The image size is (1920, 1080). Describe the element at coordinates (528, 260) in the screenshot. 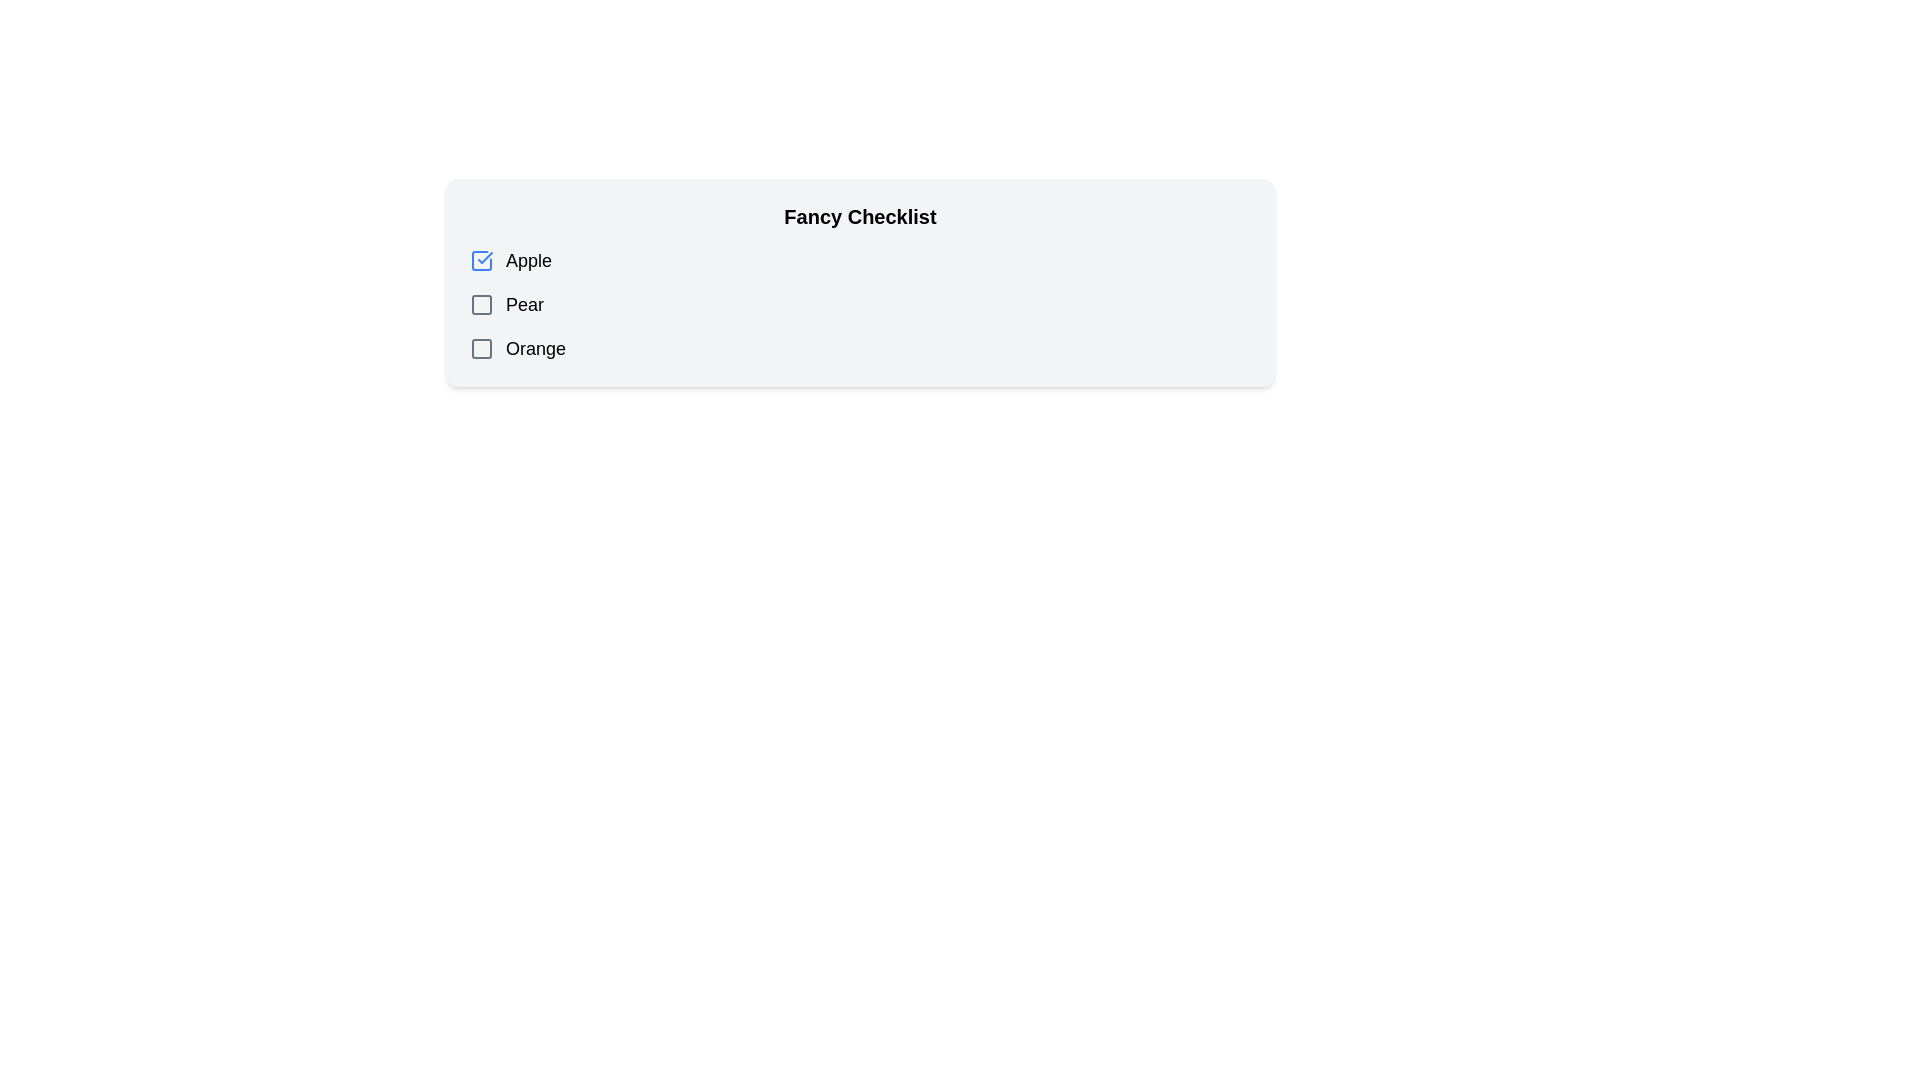

I see `the checkbox associated with the label 'Apple', which is the first item in the Fancy Checklist` at that location.